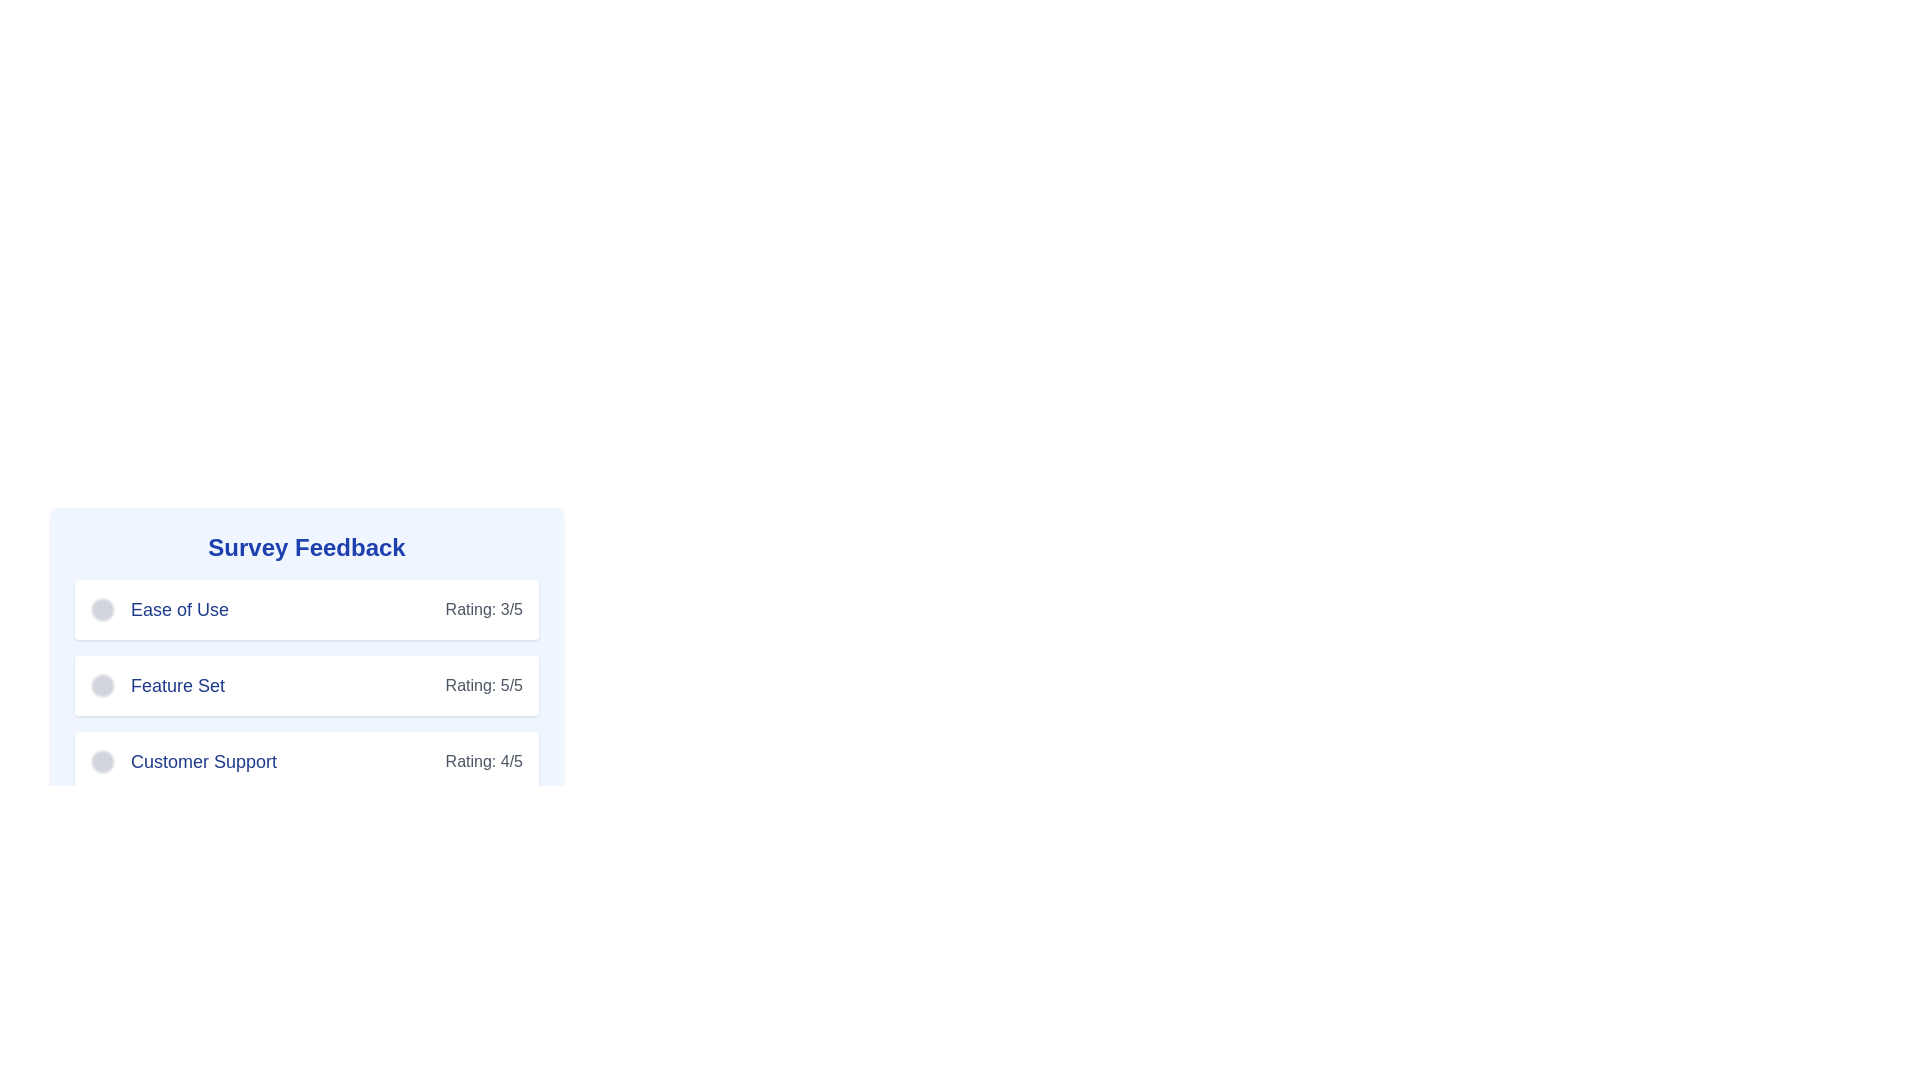 Image resolution: width=1920 pixels, height=1080 pixels. What do you see at coordinates (157, 685) in the screenshot?
I see `the label that describes a category of the survey feedback, located in the second row between 'Ease of Use' and 'Customer Support'` at bounding box center [157, 685].